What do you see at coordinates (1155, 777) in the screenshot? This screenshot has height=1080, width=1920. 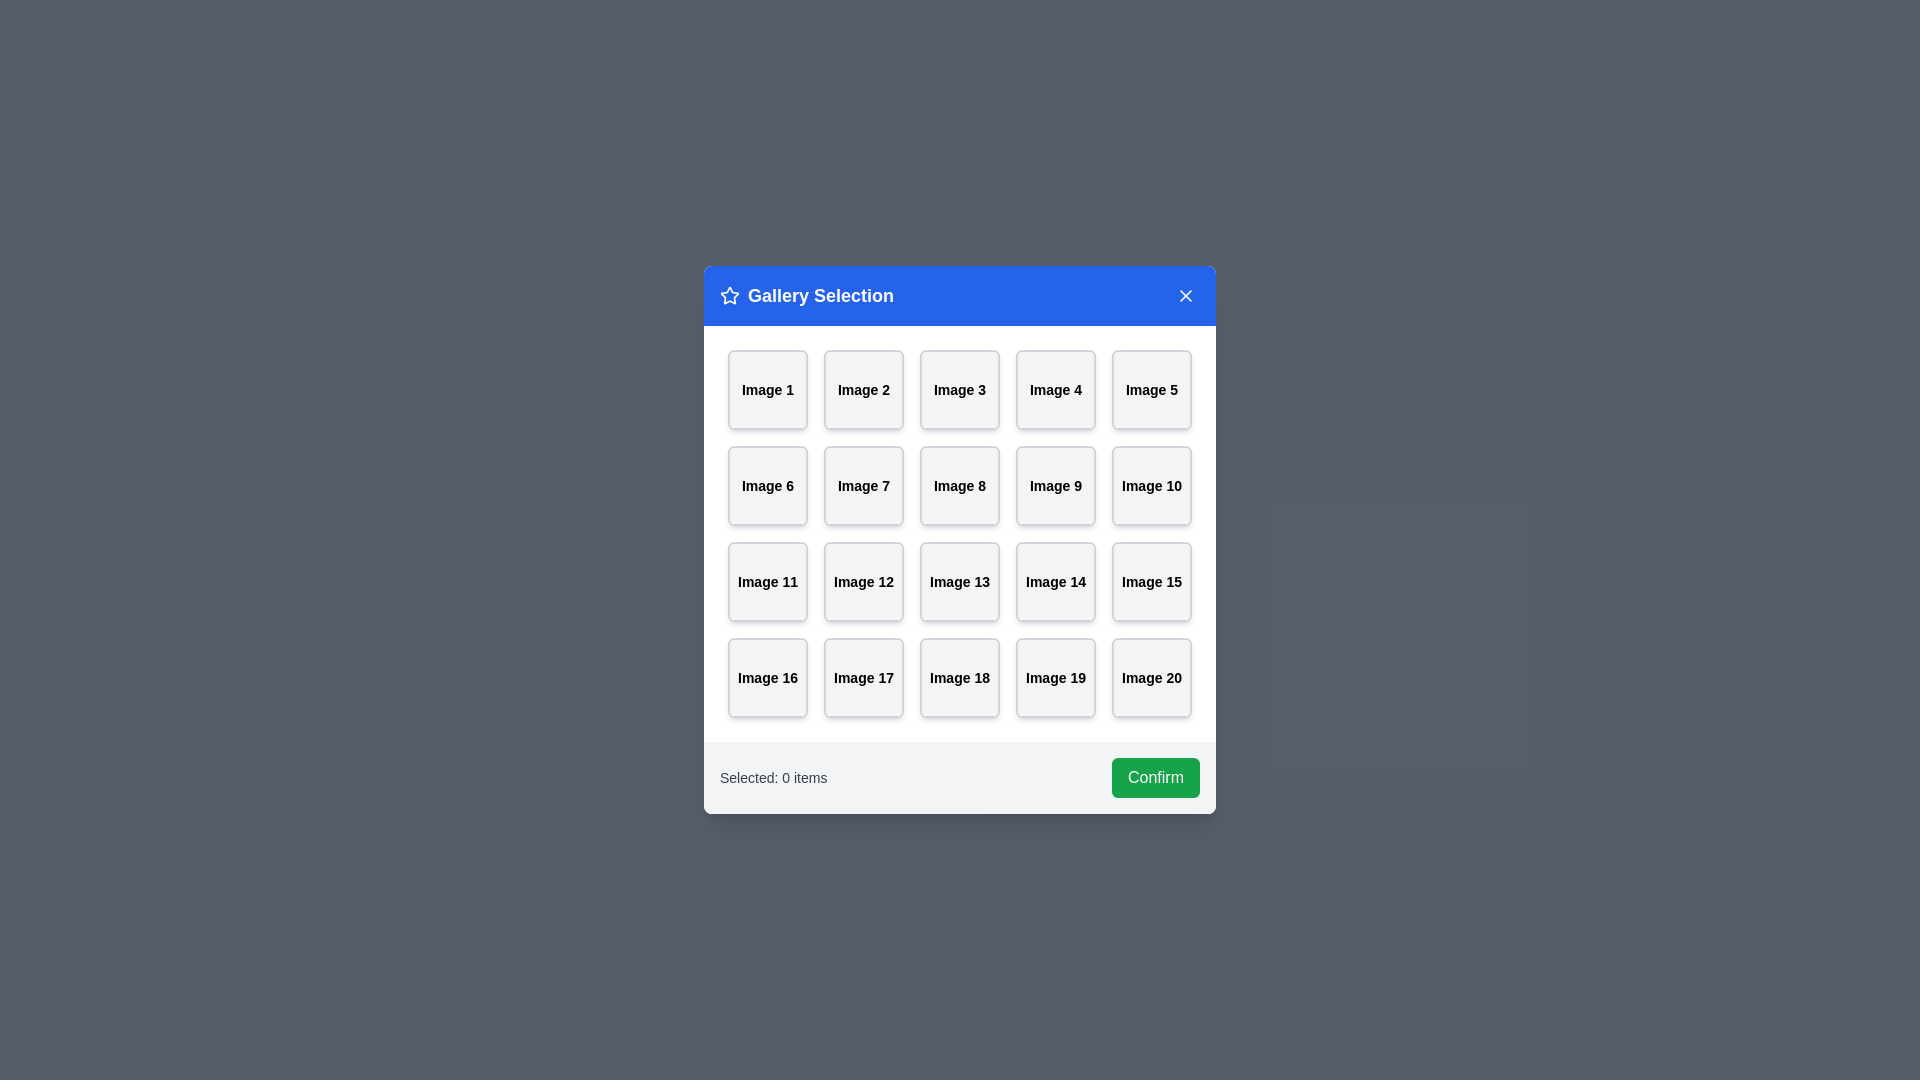 I see `the 'Confirm' button to confirm the selected items` at bounding box center [1155, 777].